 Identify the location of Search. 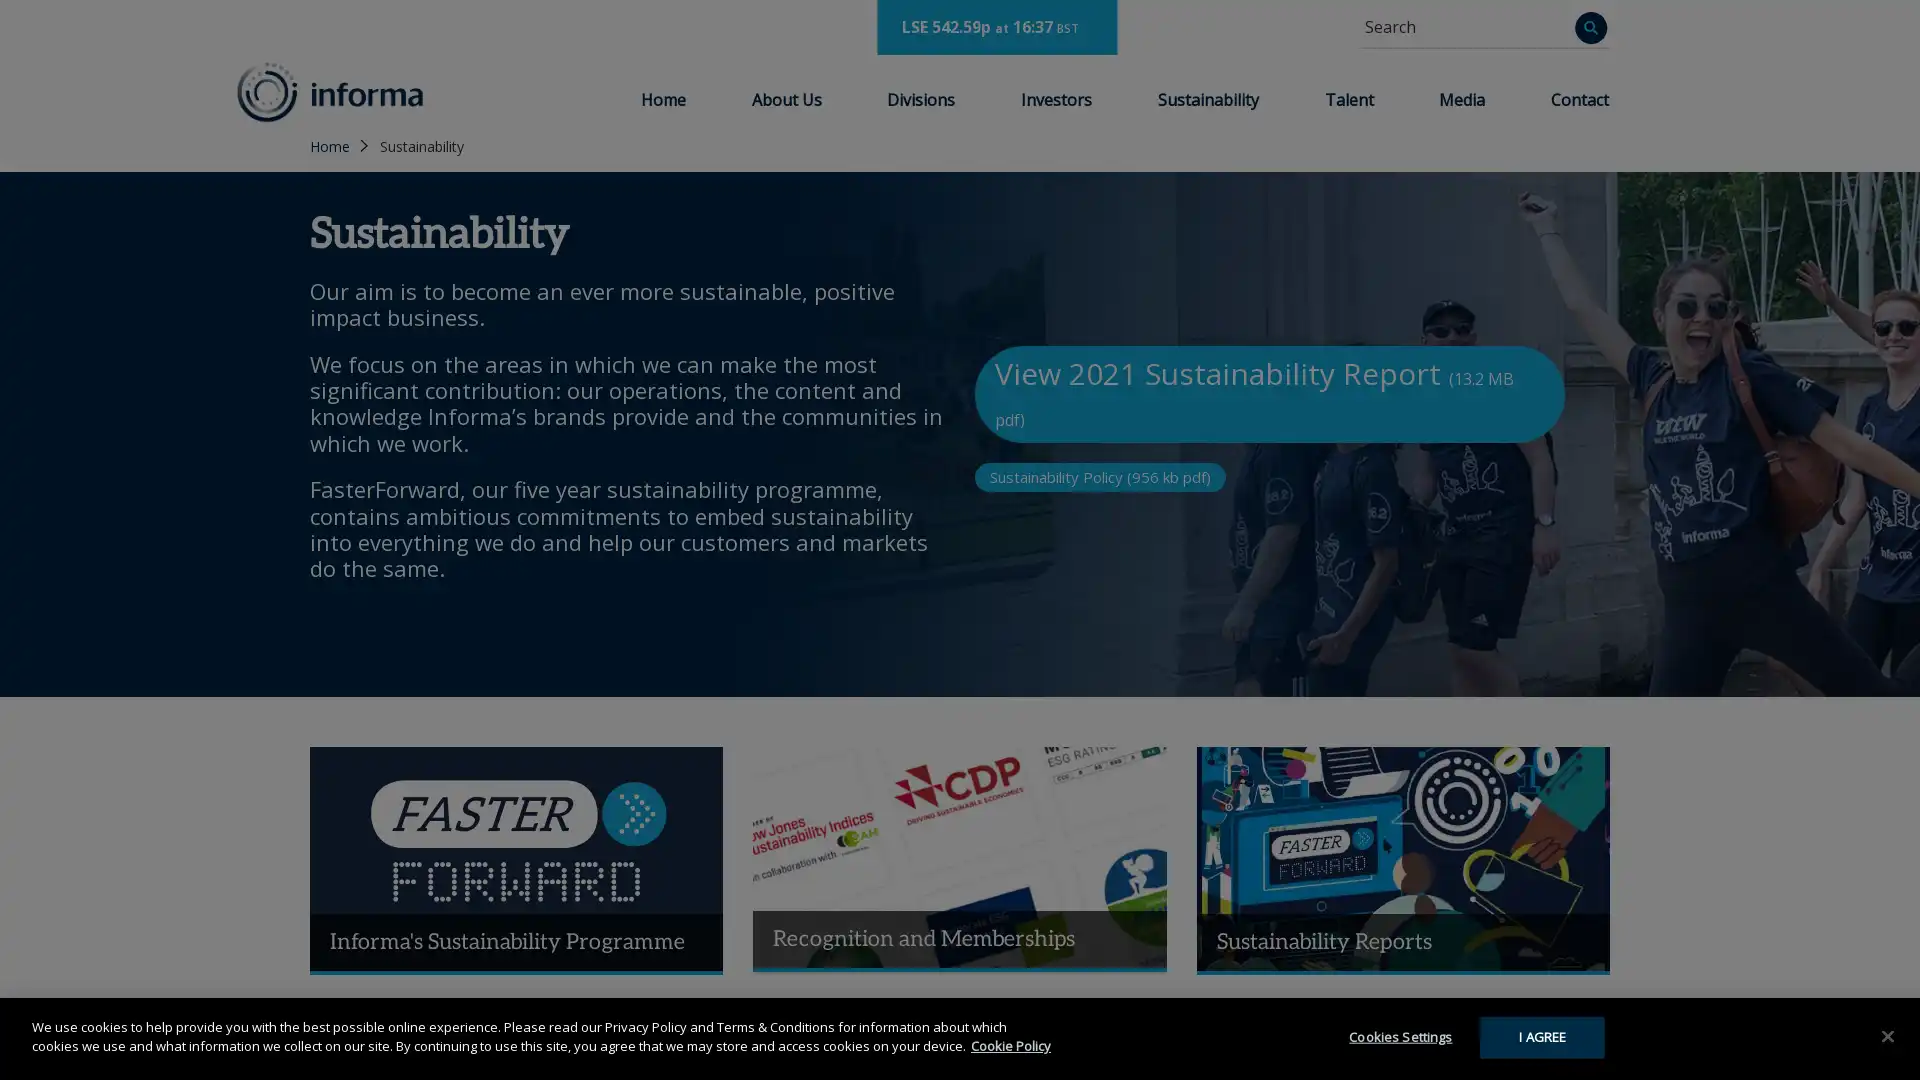
(1590, 28).